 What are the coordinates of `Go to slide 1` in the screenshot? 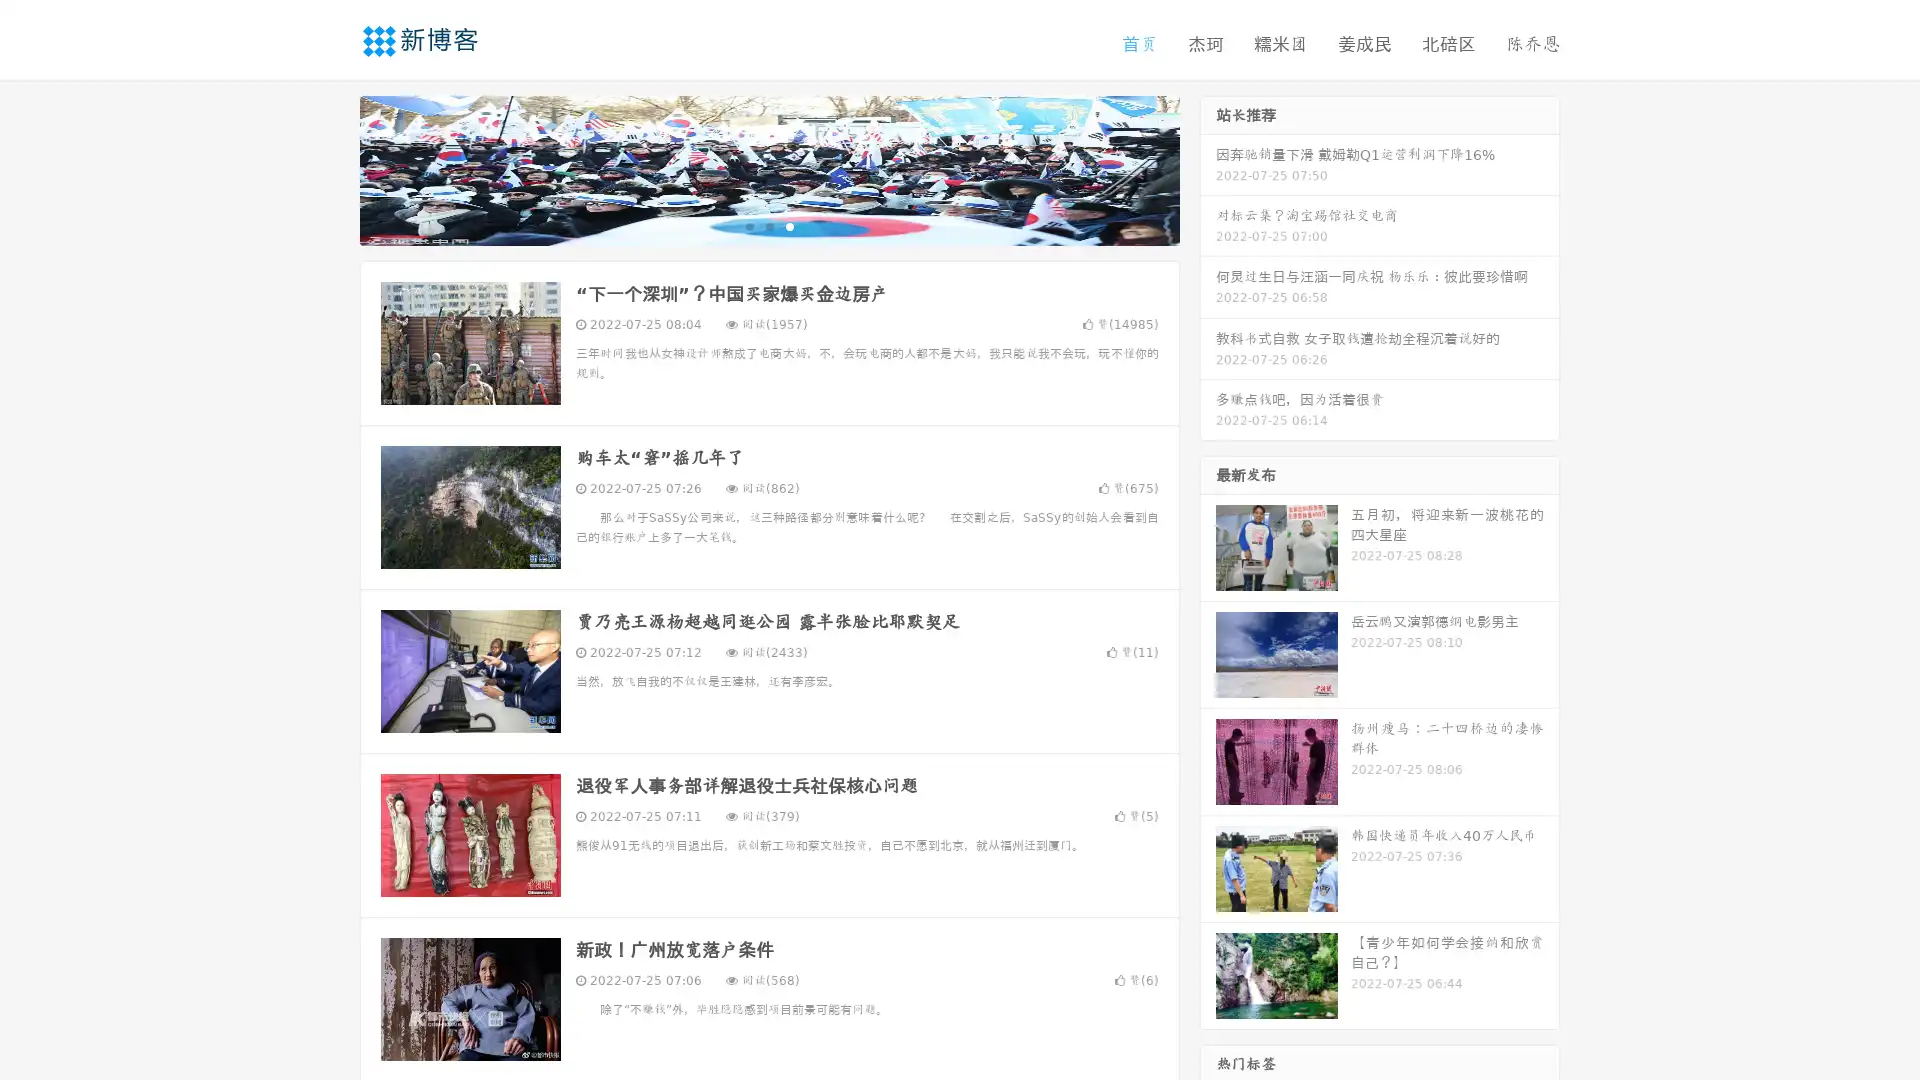 It's located at (748, 225).